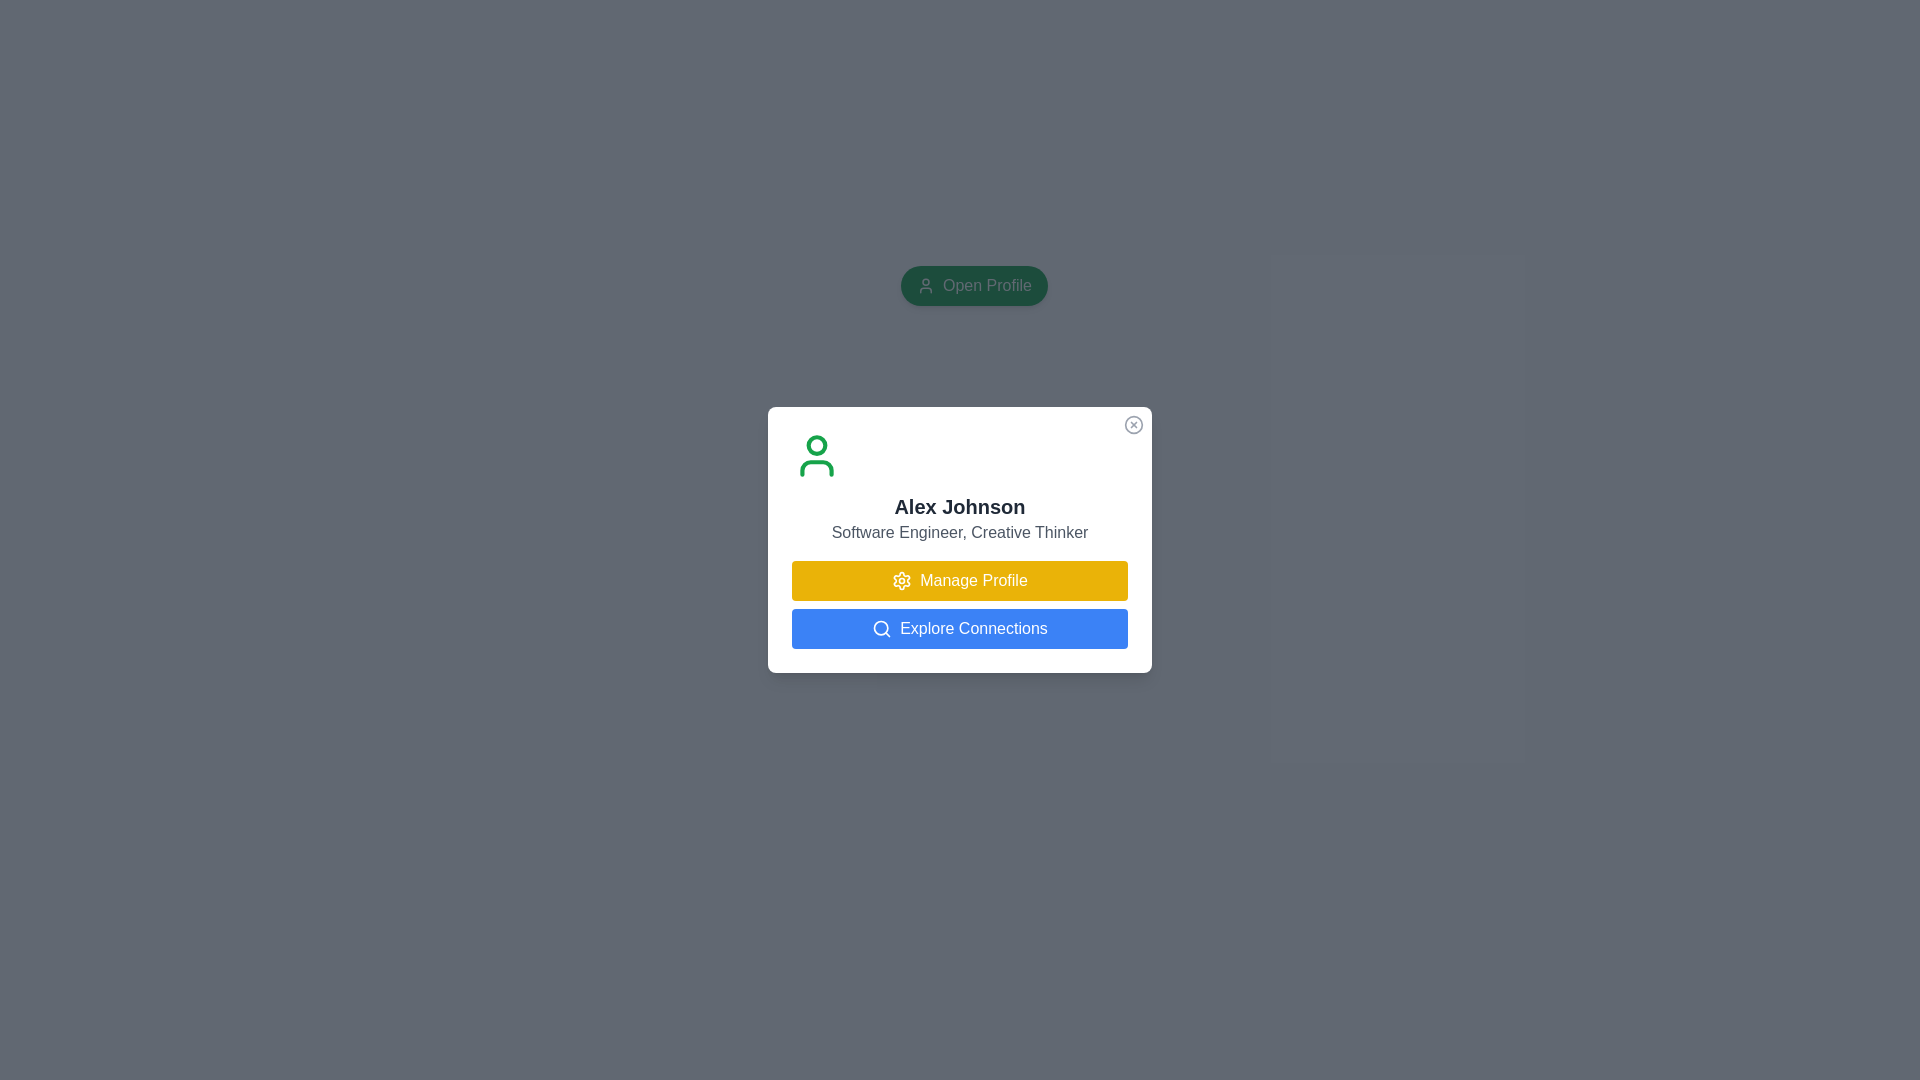 This screenshot has width=1920, height=1080. What do you see at coordinates (881, 627) in the screenshot?
I see `the 'Explore Connections' button, which features a magnifying glass icon with a blue stroke on a blue background, positioned at the bottom of the white profile card` at bounding box center [881, 627].